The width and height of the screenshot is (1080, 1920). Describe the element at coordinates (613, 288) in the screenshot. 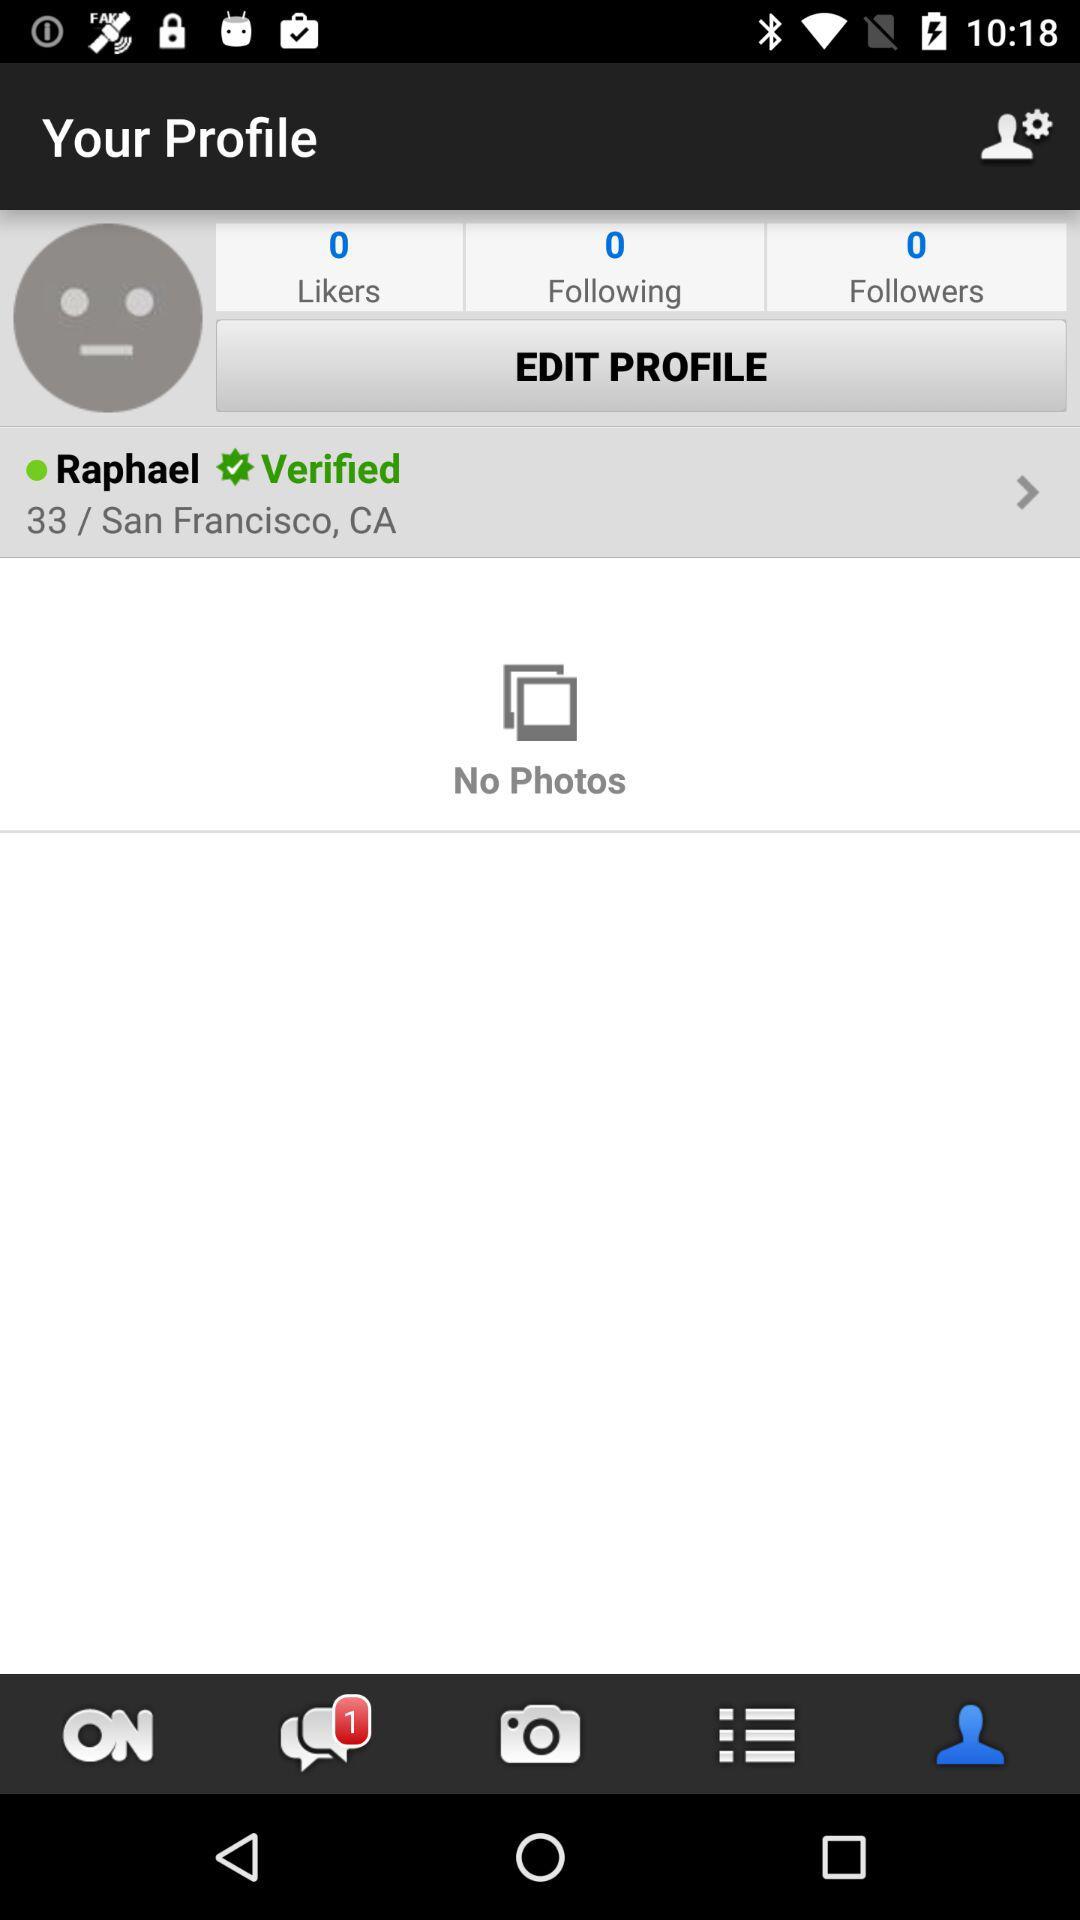

I see `item next to followers icon` at that location.